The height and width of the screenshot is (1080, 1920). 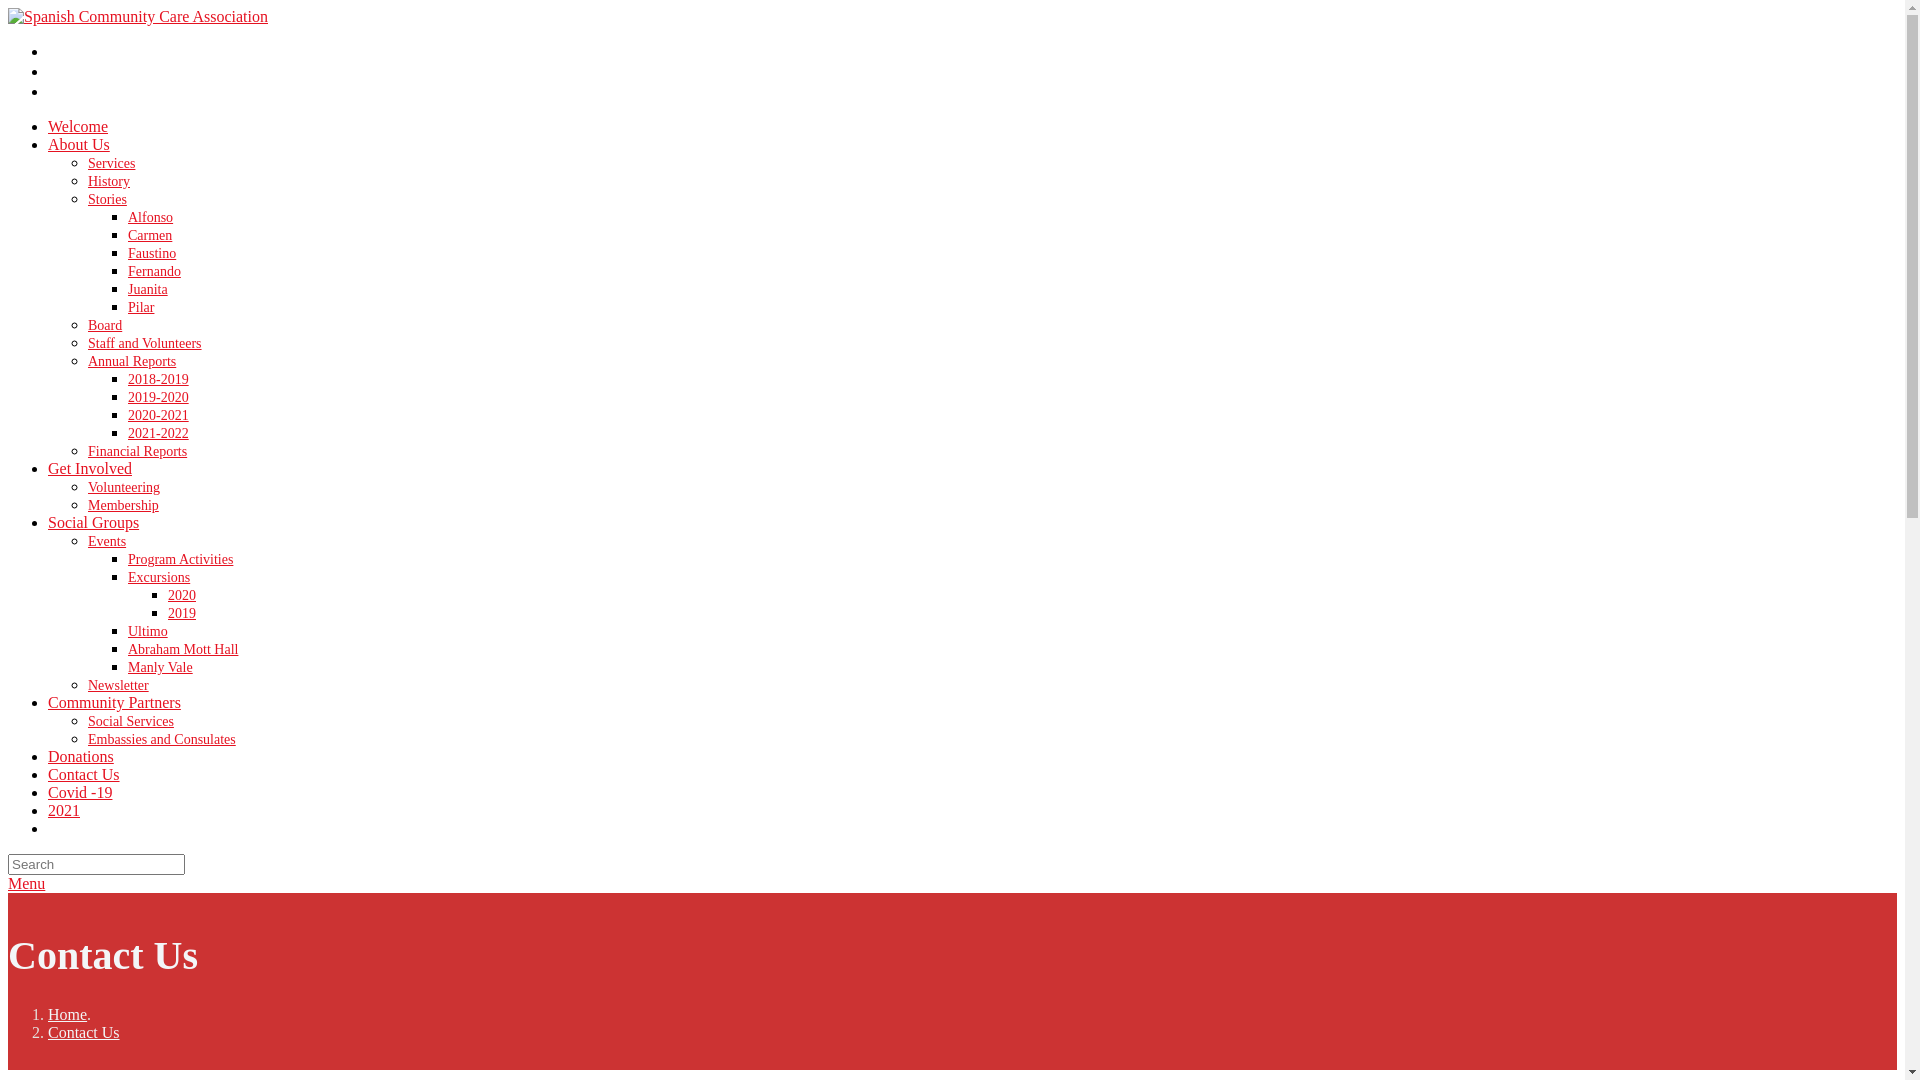 What do you see at coordinates (147, 289) in the screenshot?
I see `'Juanita'` at bounding box center [147, 289].